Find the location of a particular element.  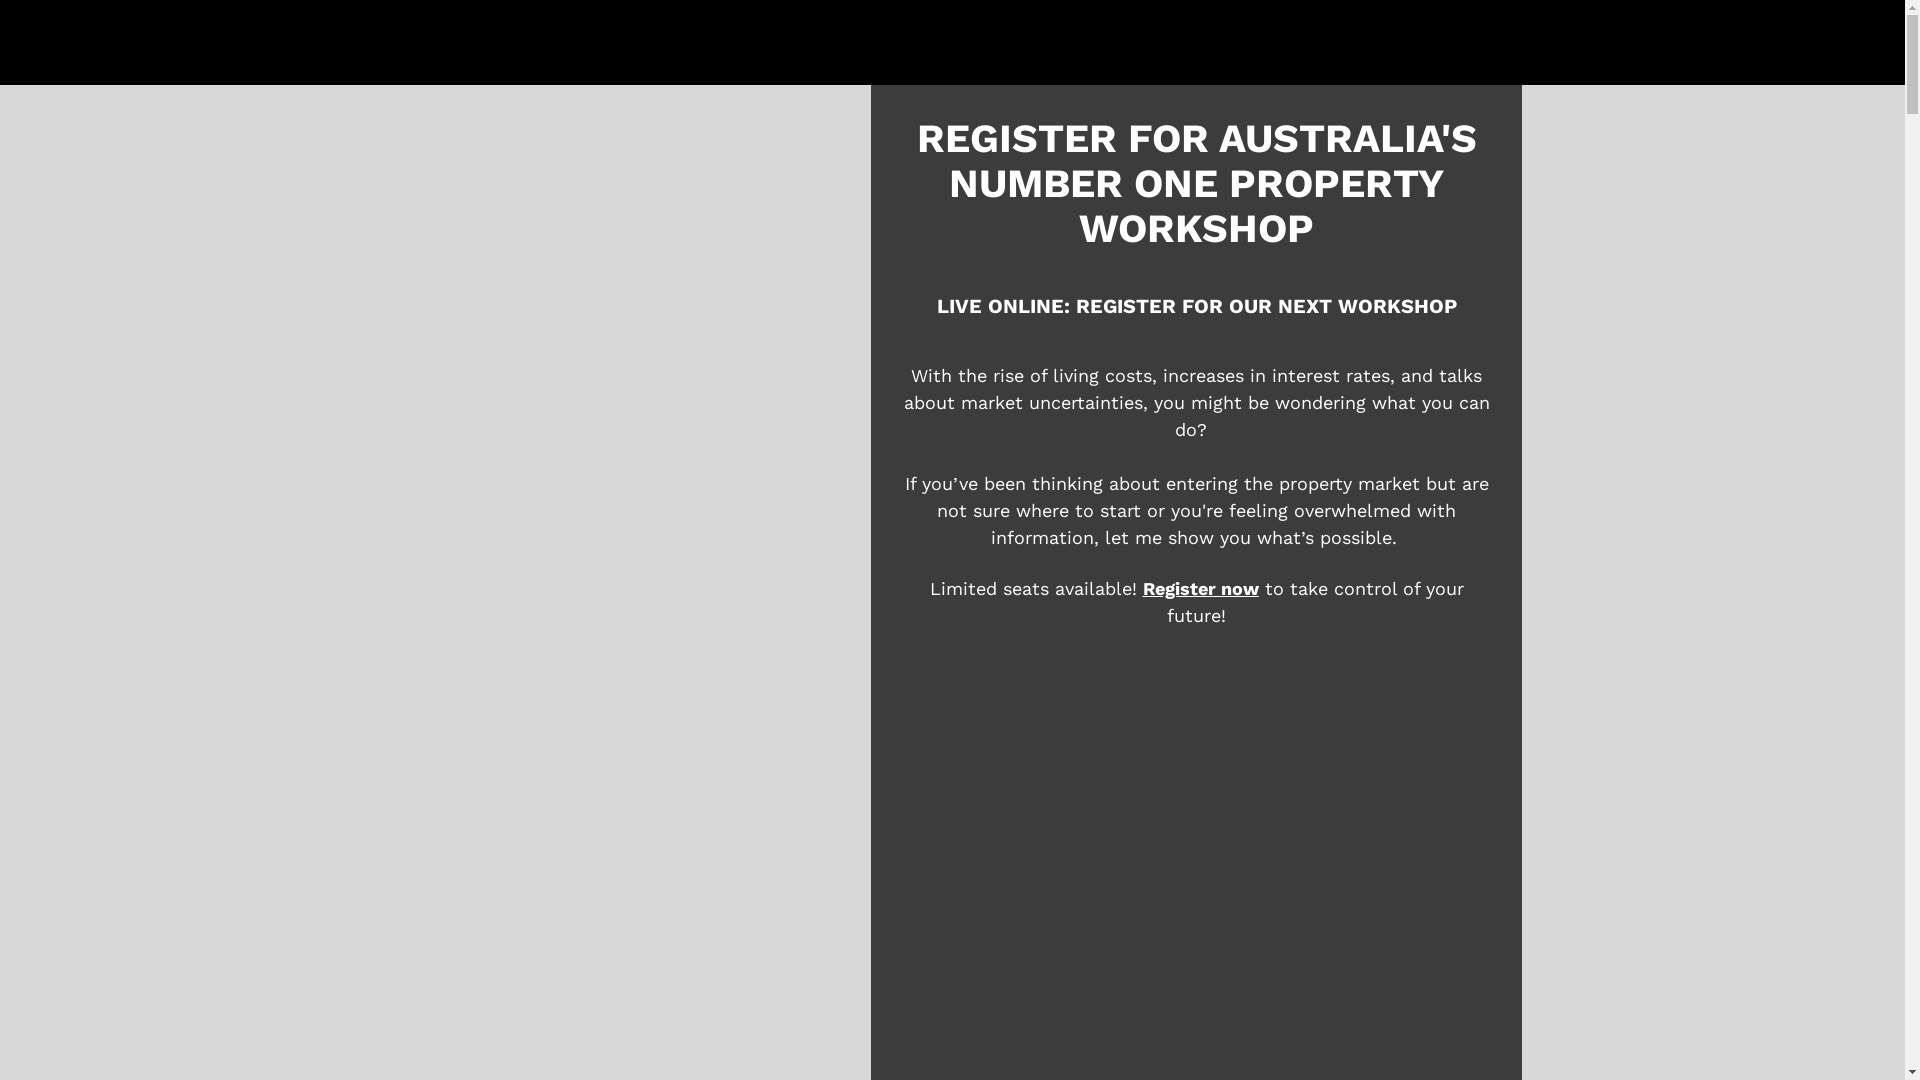

'Register now' is located at coordinates (1200, 587).